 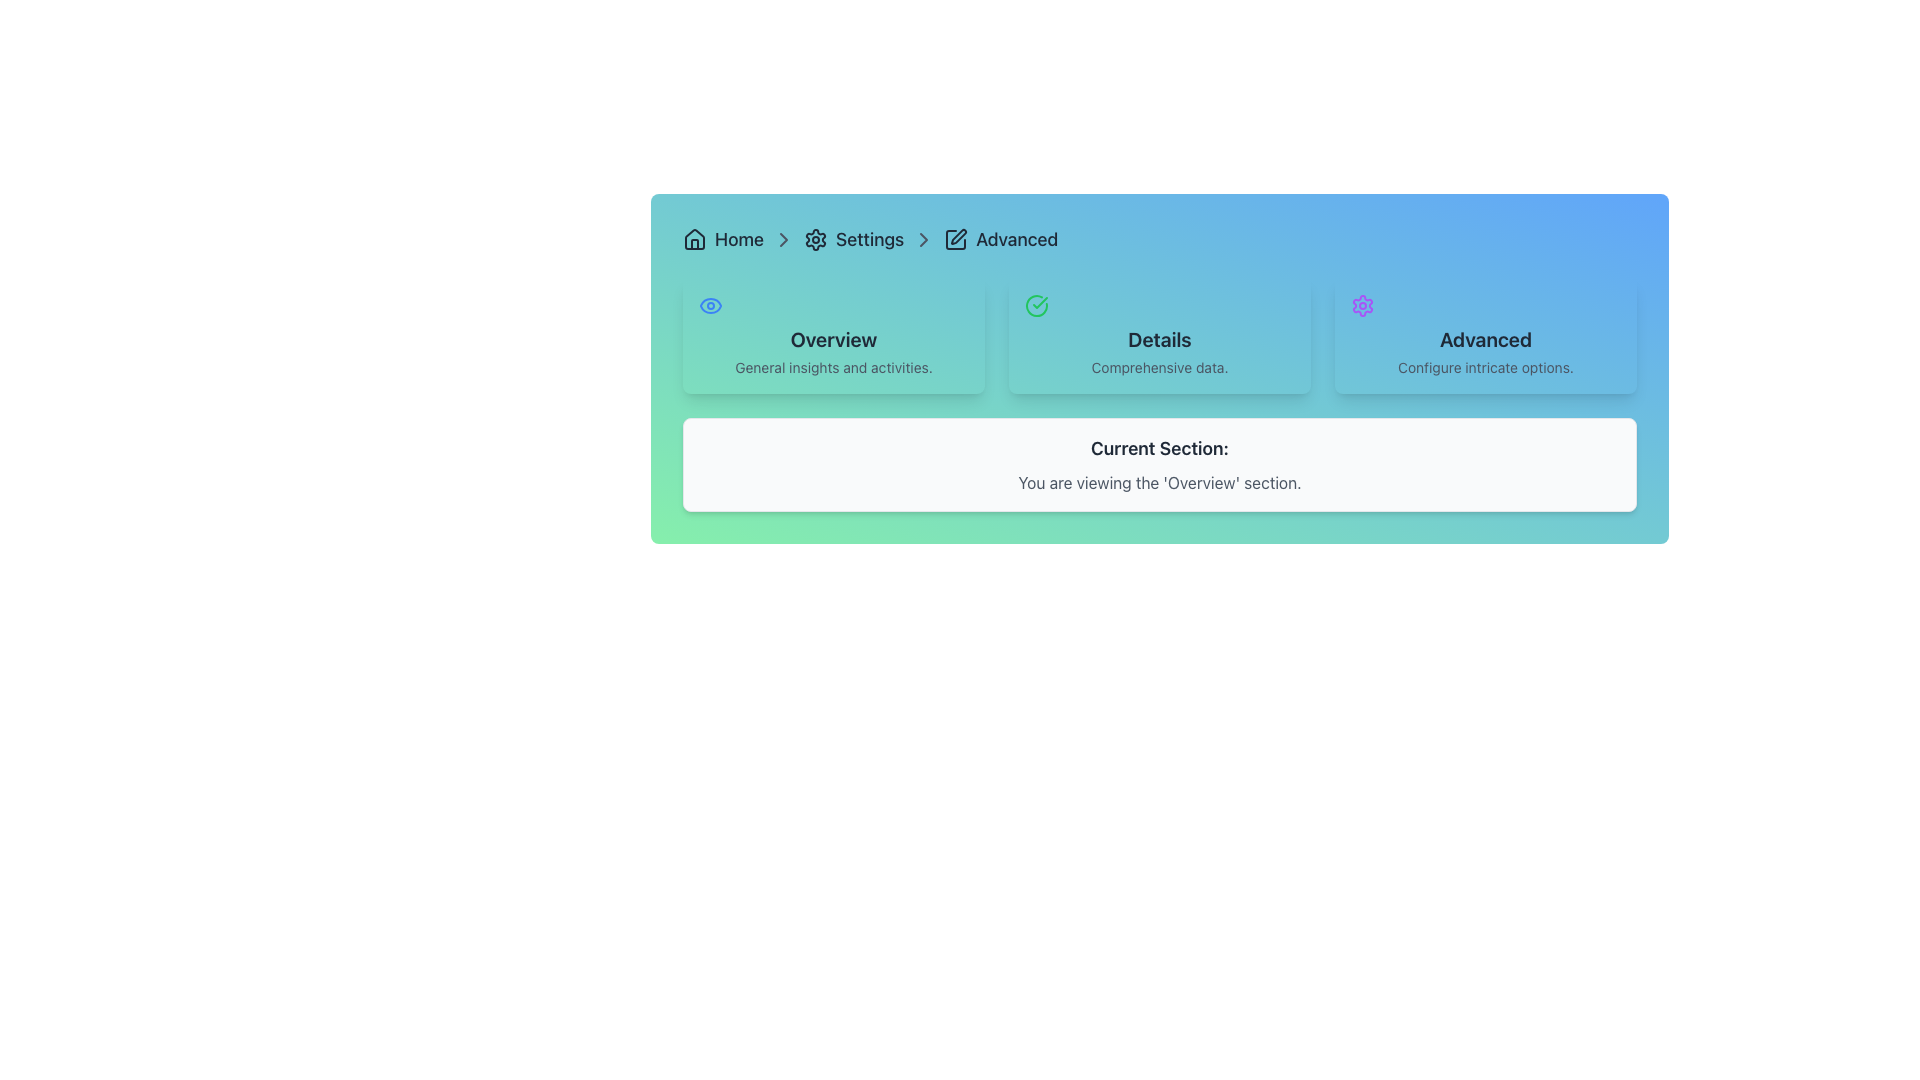 I want to click on the edit/customization icon in the breadcrumb navigation bar, located to the right of the 'Settings' breadcrumb and associated with the 'Advanced' section, so click(x=958, y=235).